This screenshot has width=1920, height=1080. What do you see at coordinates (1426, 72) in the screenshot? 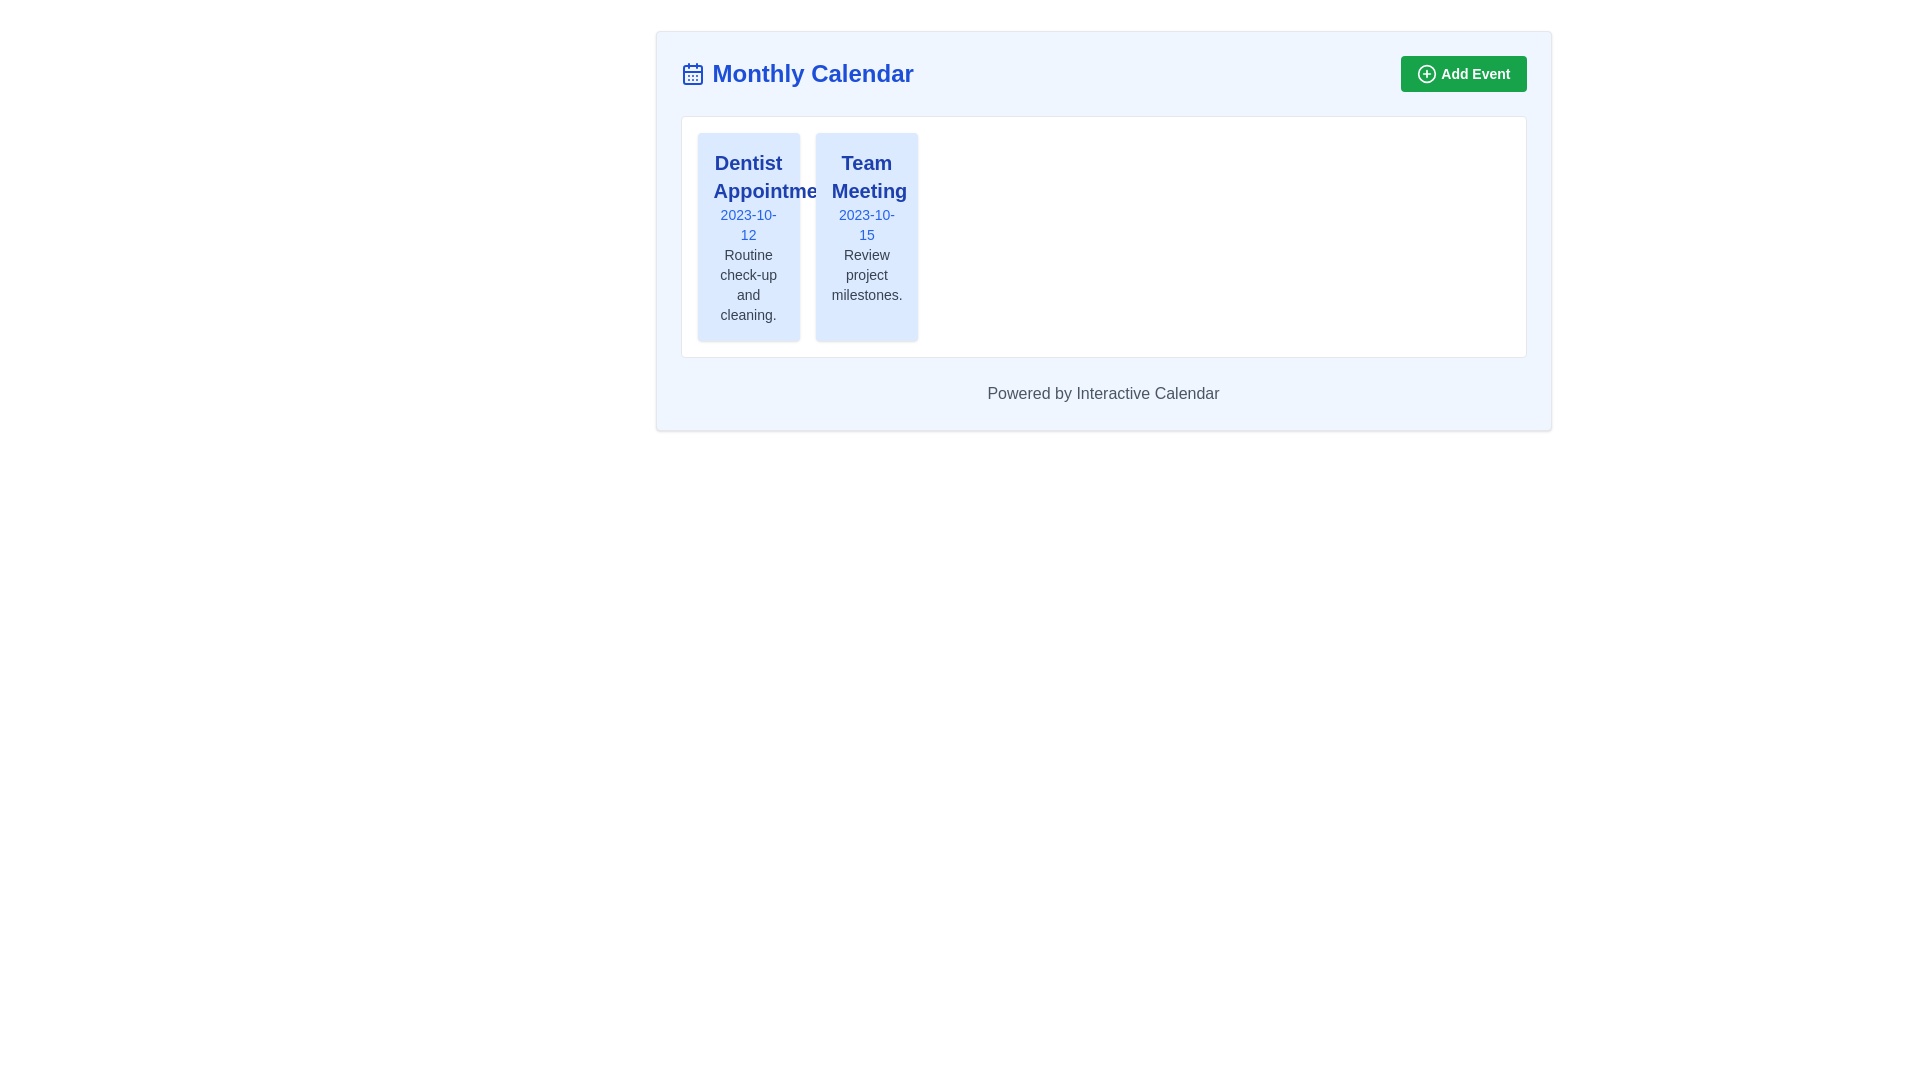
I see `the circular outline of the SVG graphic component inside the 'Add Event' button located at the top right of the main calendar view` at bounding box center [1426, 72].